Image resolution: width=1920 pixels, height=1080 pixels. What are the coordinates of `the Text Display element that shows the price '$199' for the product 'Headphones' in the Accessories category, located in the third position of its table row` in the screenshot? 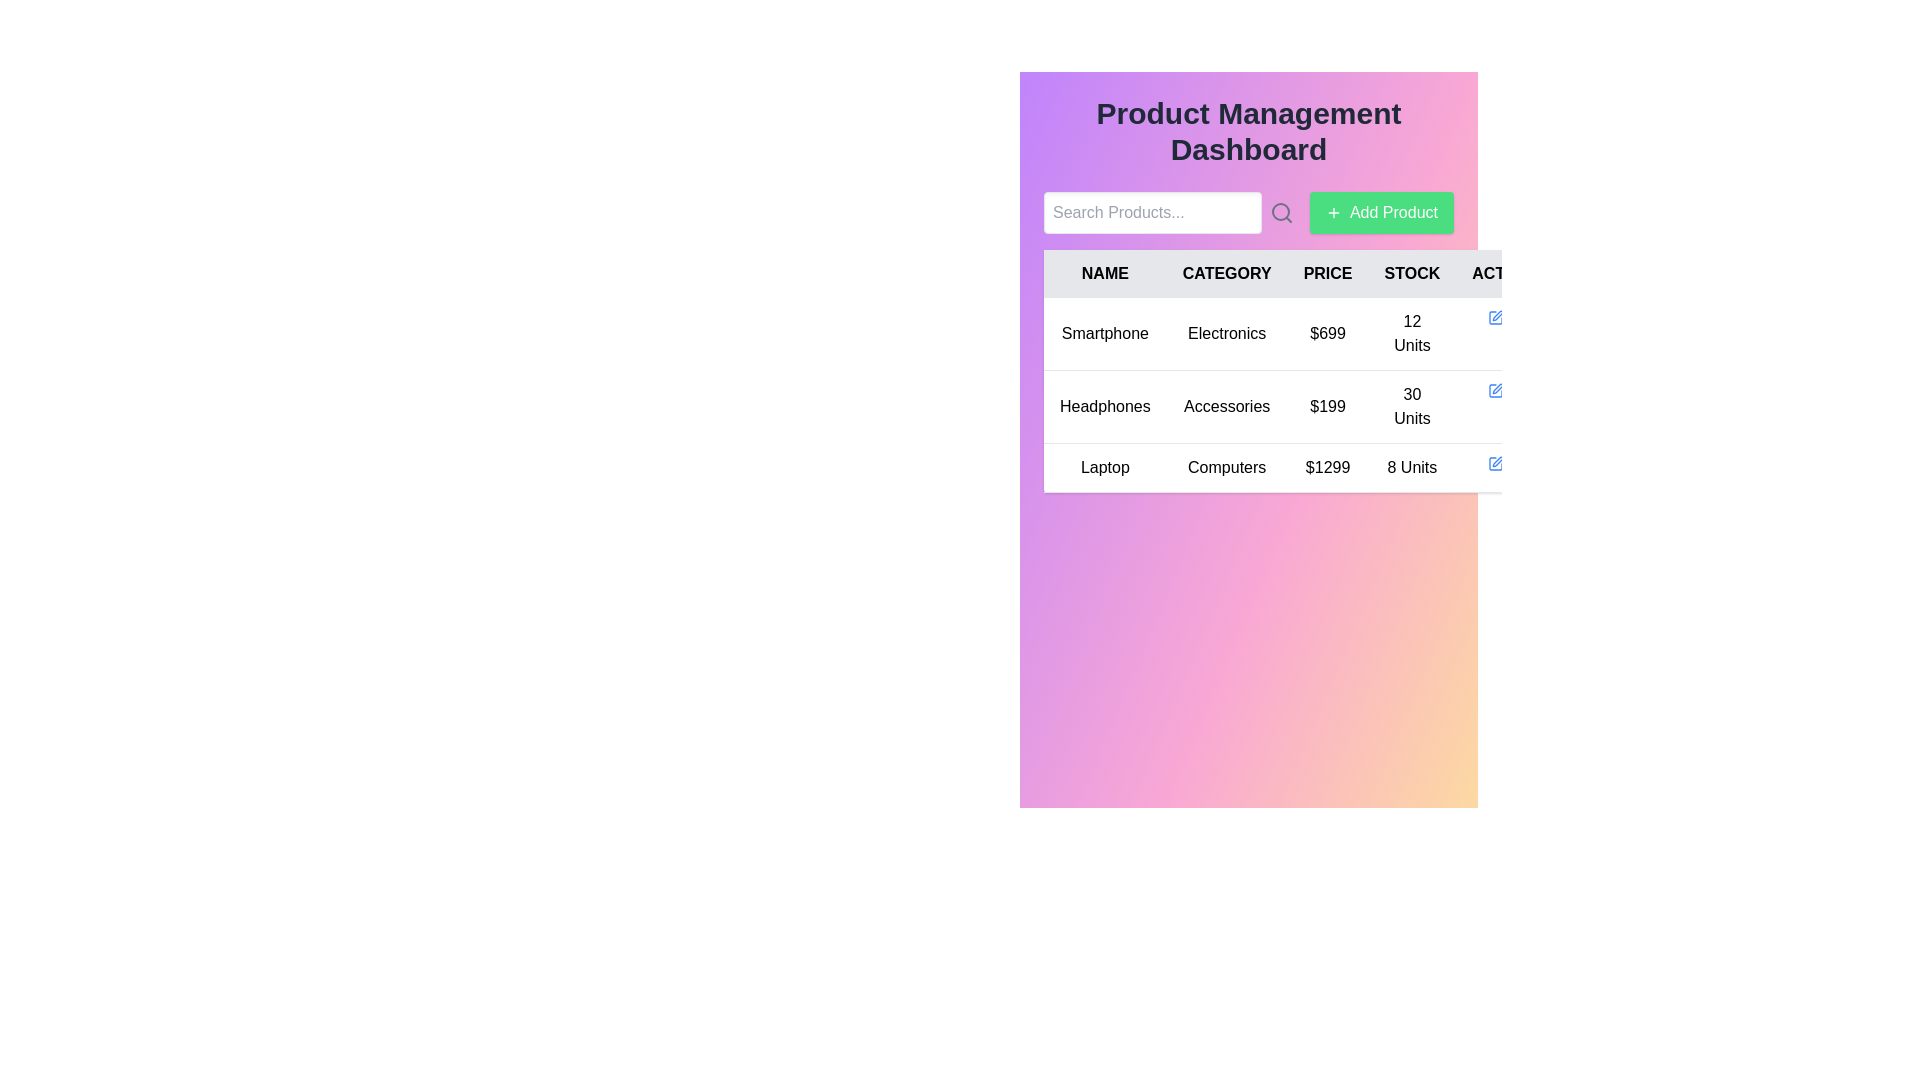 It's located at (1328, 406).